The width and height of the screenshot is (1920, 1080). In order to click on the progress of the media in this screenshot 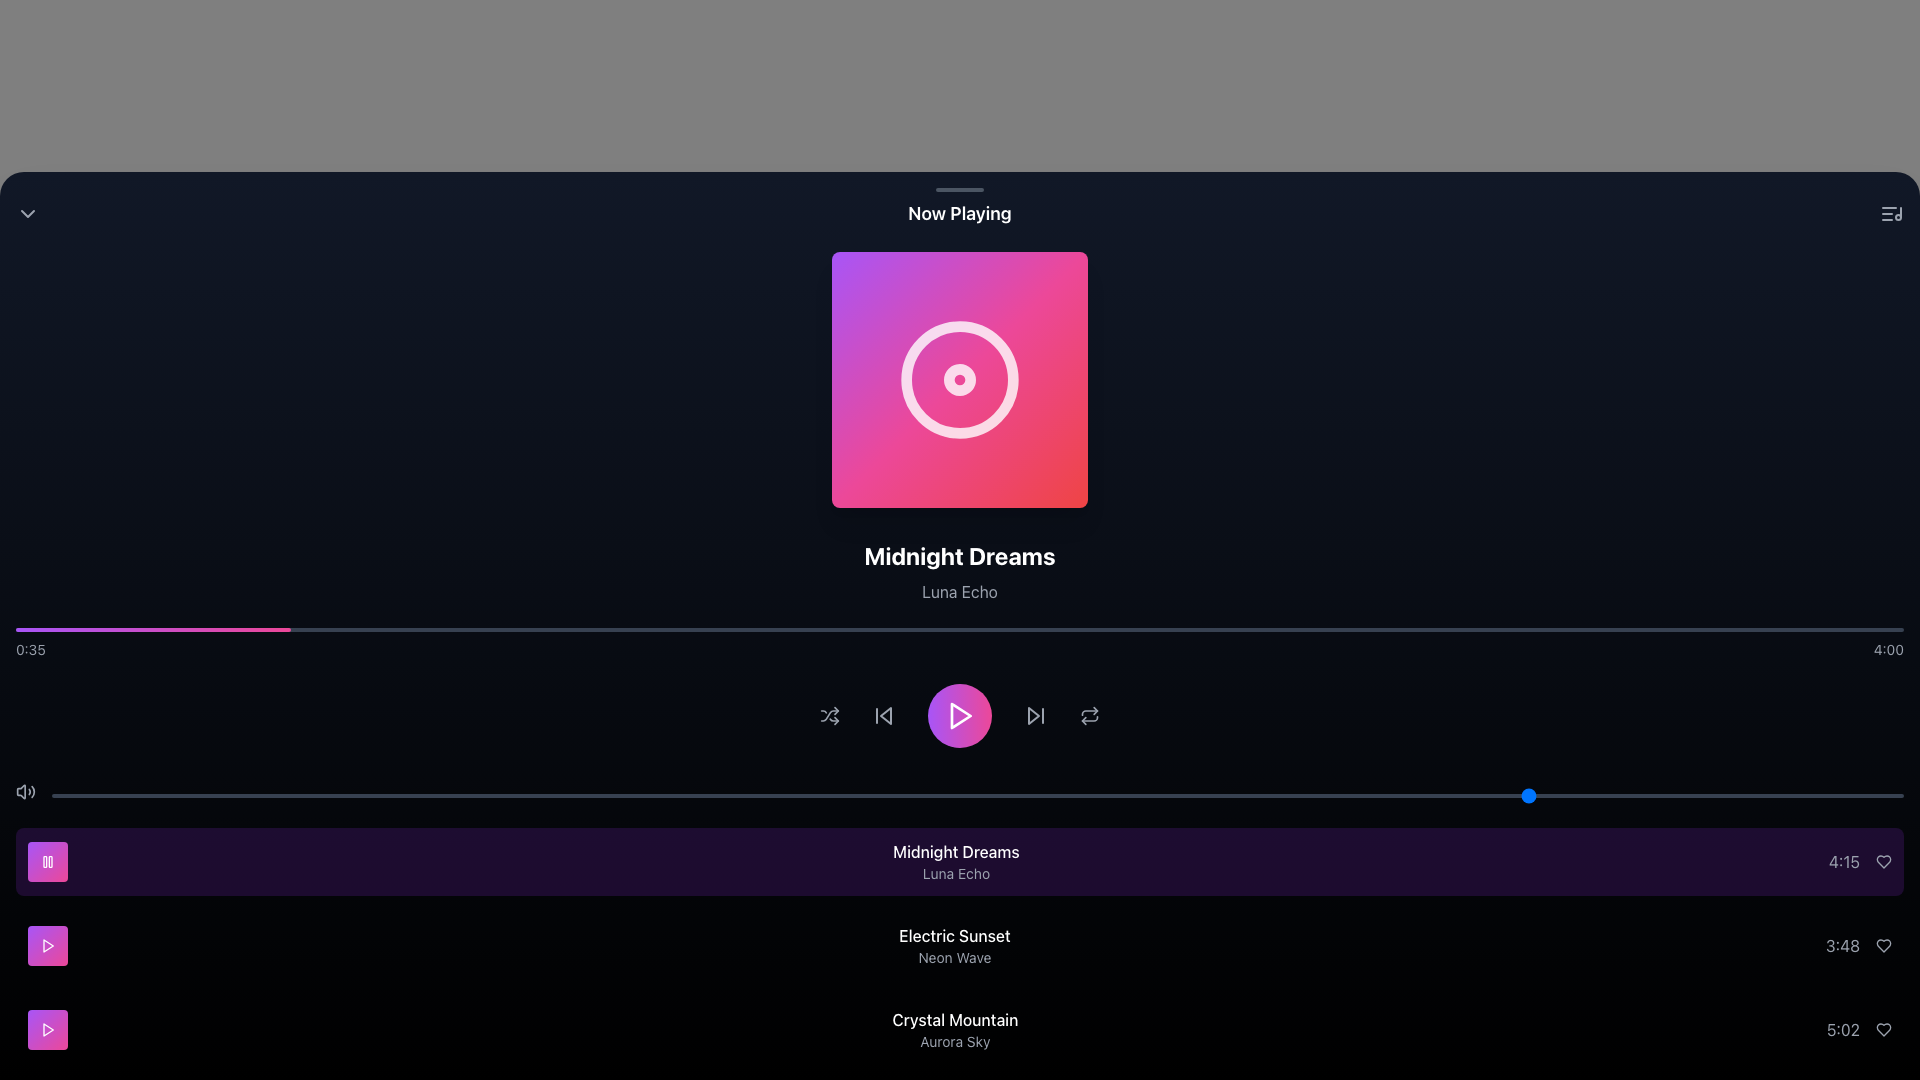, I will do `click(1430, 628)`.